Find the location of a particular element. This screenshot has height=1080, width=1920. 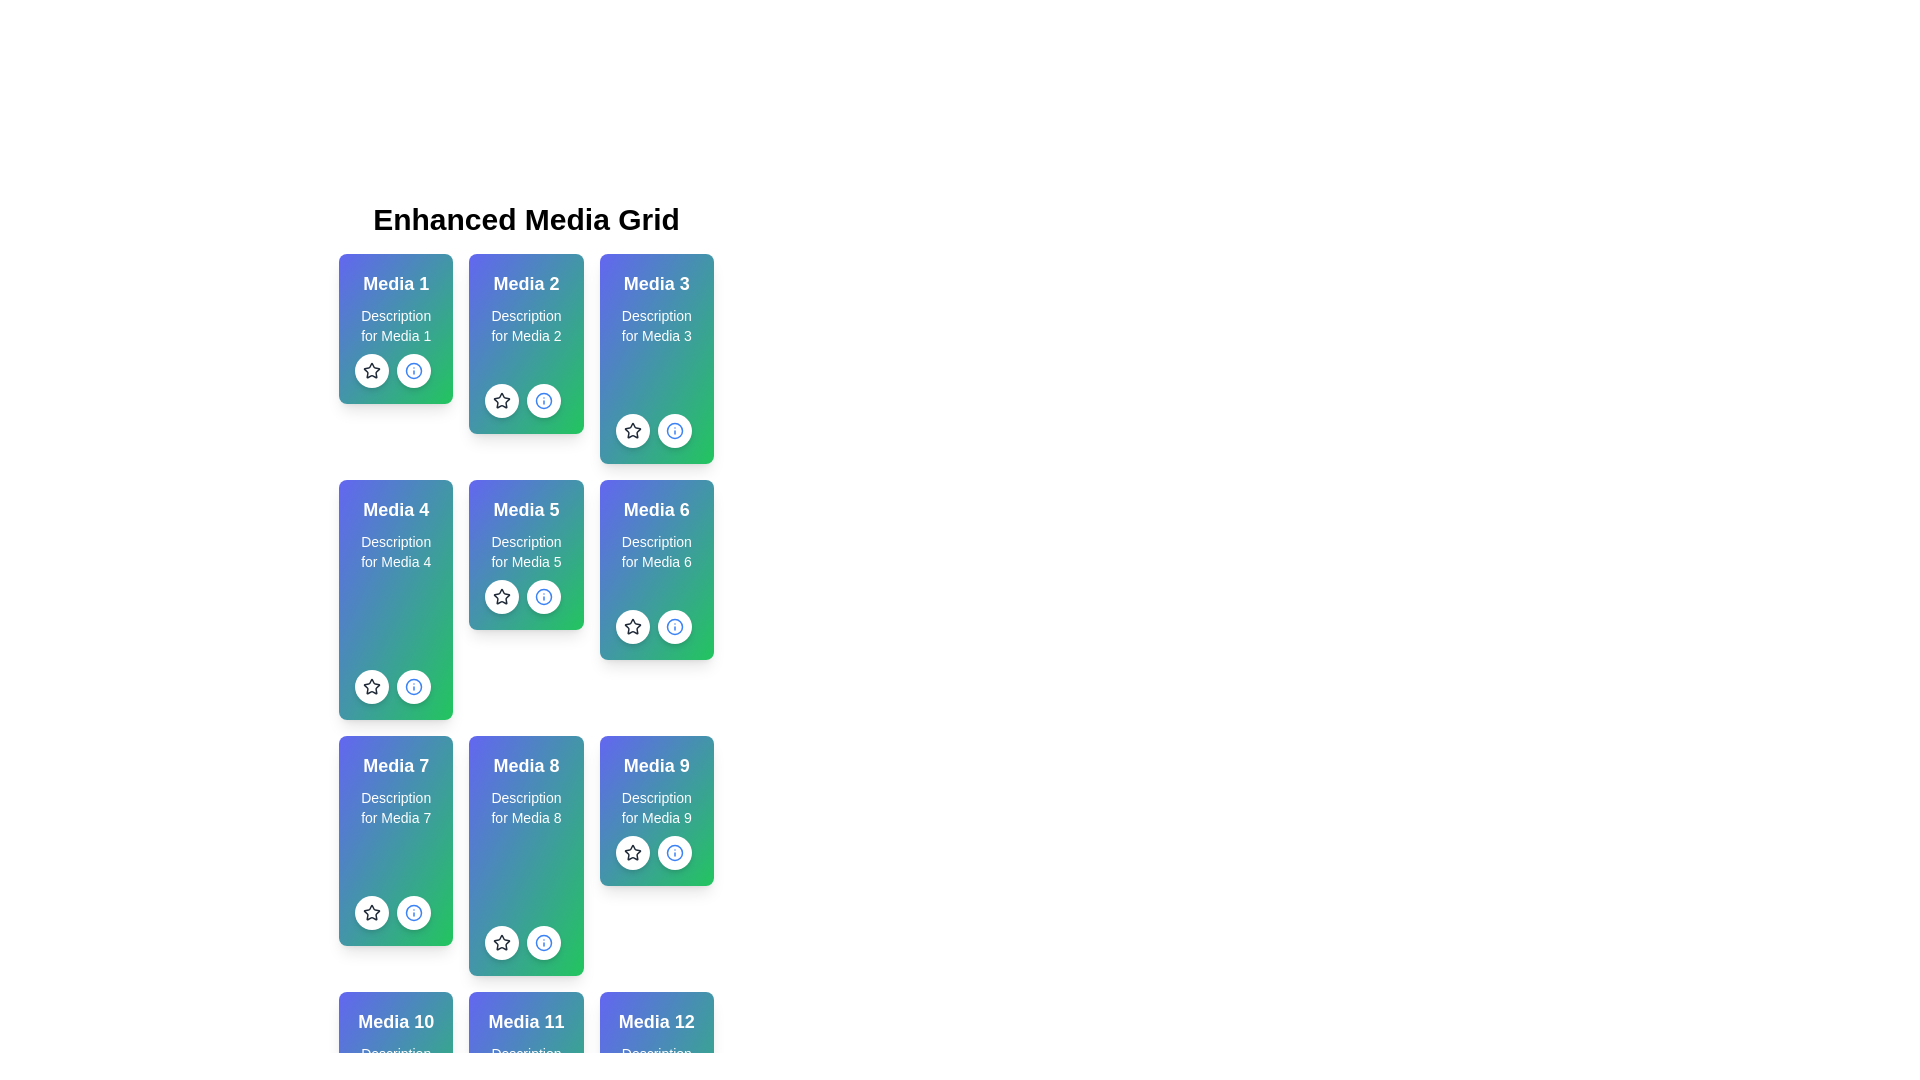

the star-shaped icon at the bottom-left corner of the Media 6 card to favorite the associated media is located at coordinates (631, 625).